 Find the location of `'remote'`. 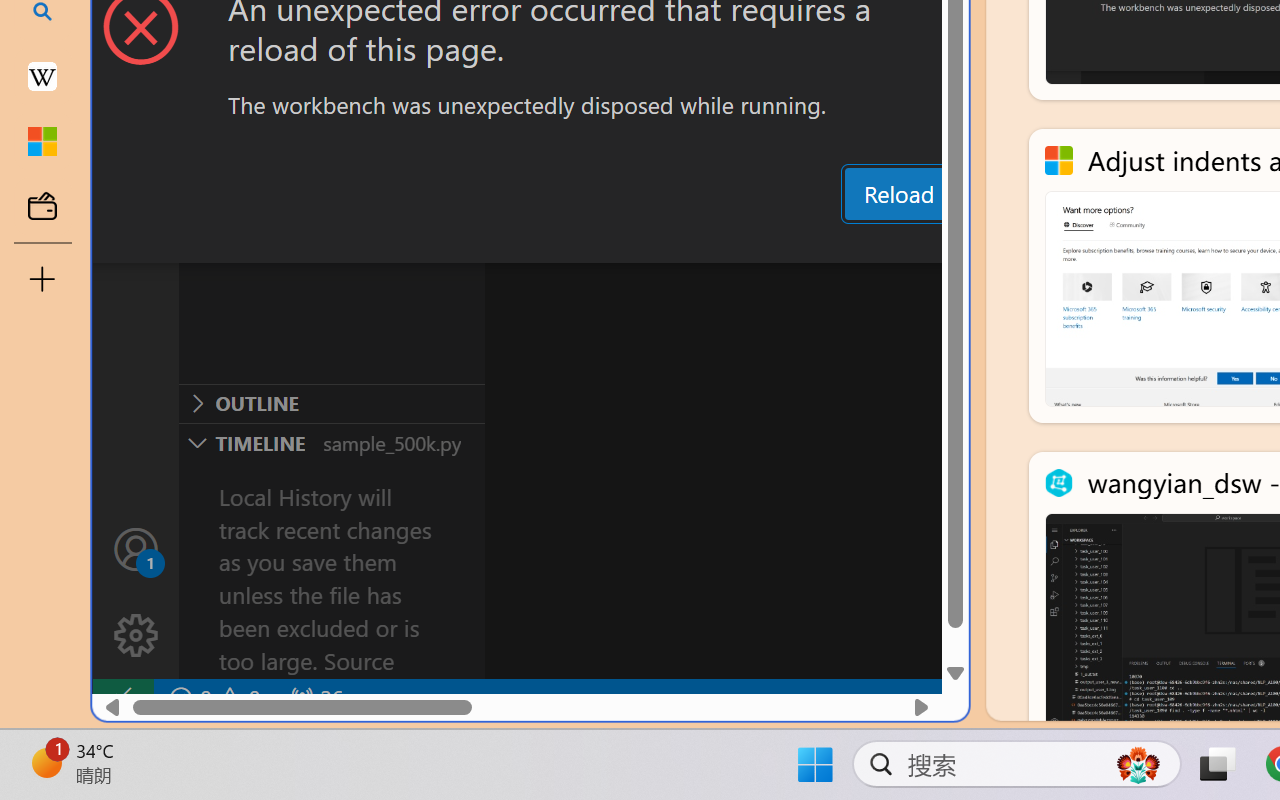

'remote' is located at coordinates (121, 698).